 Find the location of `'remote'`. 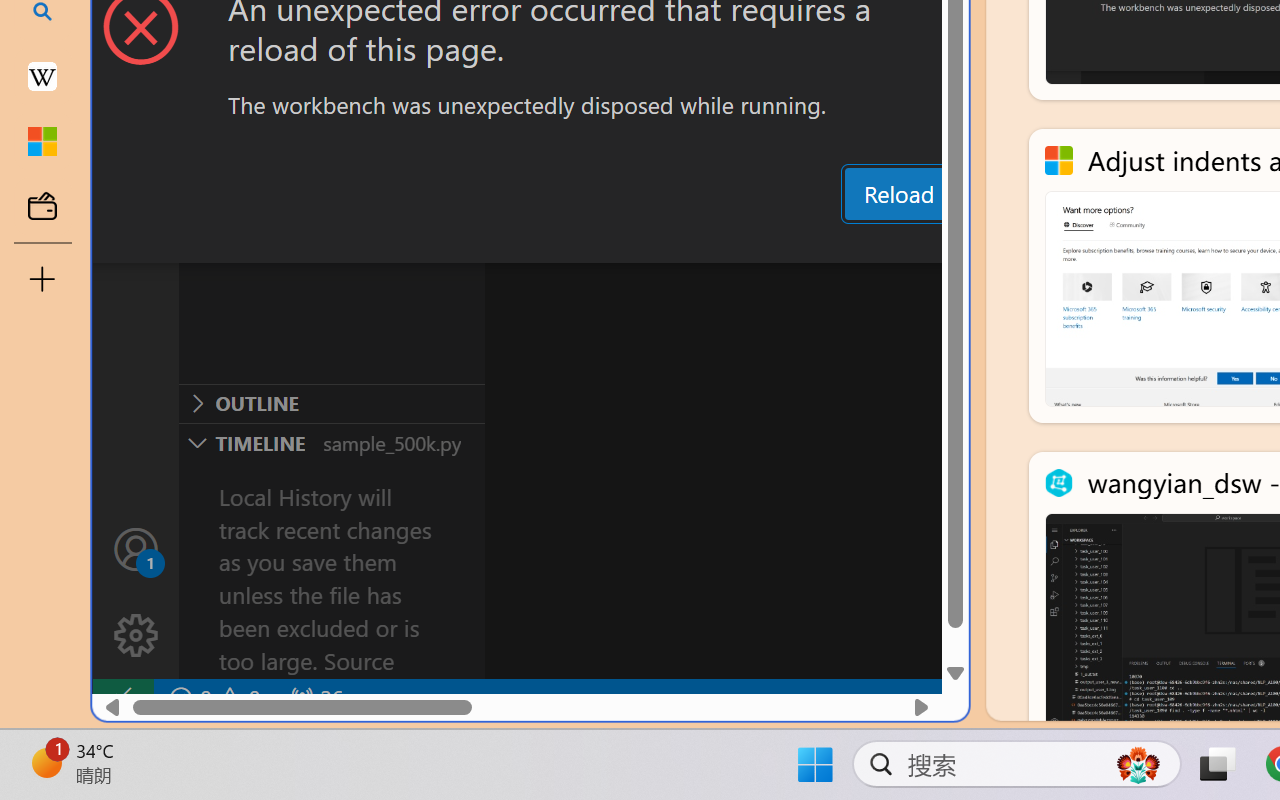

'remote' is located at coordinates (121, 698).